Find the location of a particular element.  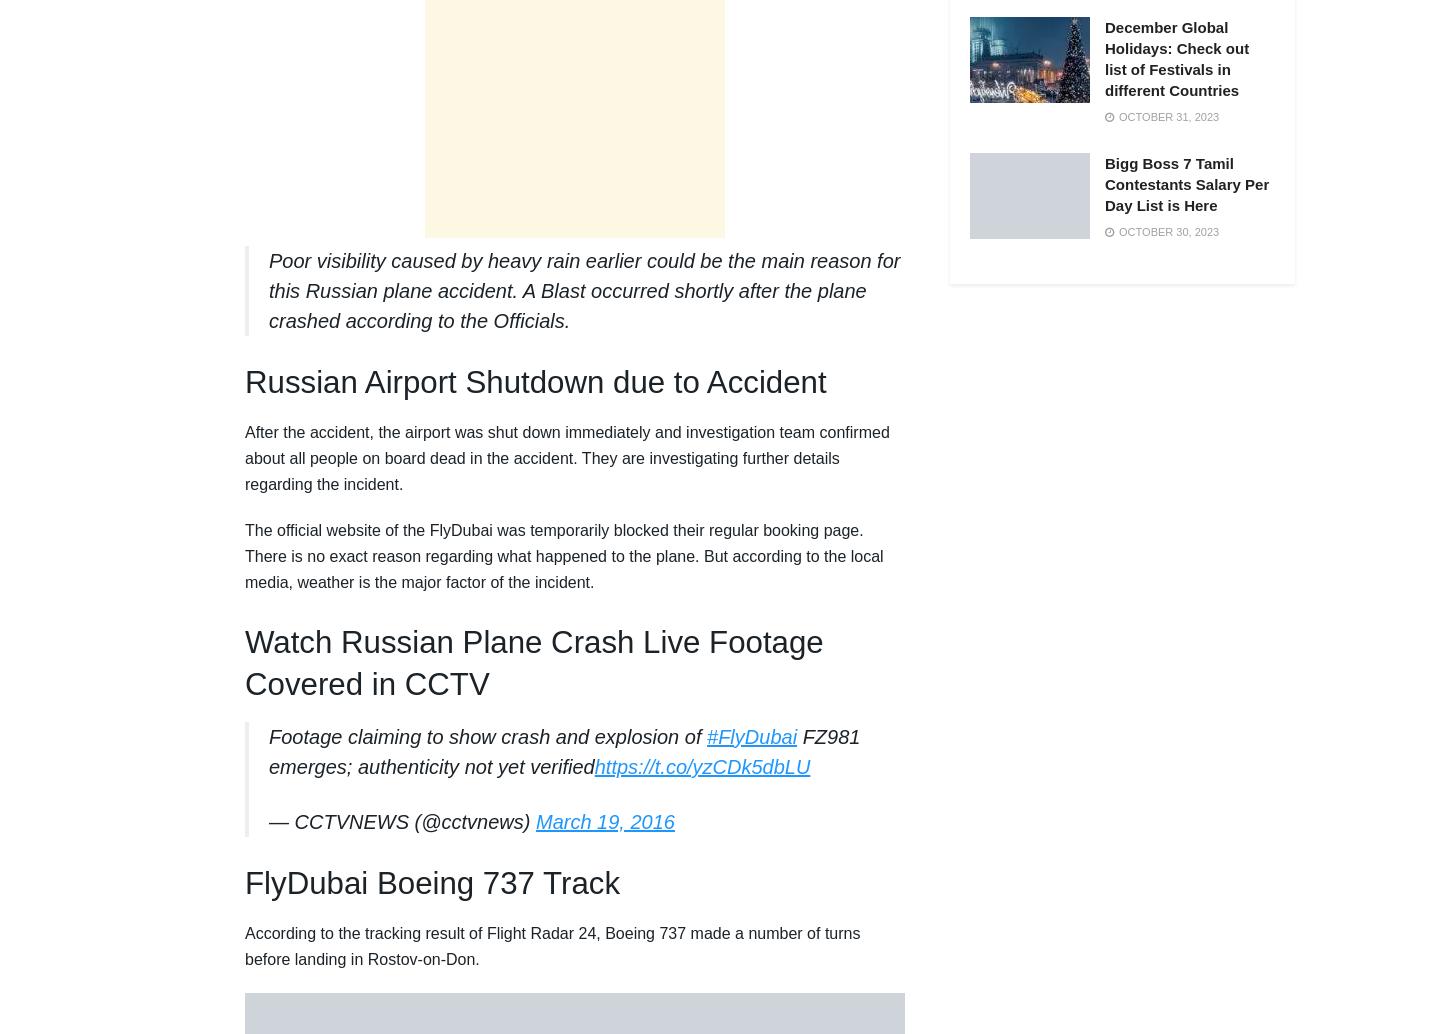

'Poor visibility caused by heavy rain earlier could be the main reason for this Russian plane accident. A Blast occurred shortly after the plane crashed according to the Officials.' is located at coordinates (584, 289).